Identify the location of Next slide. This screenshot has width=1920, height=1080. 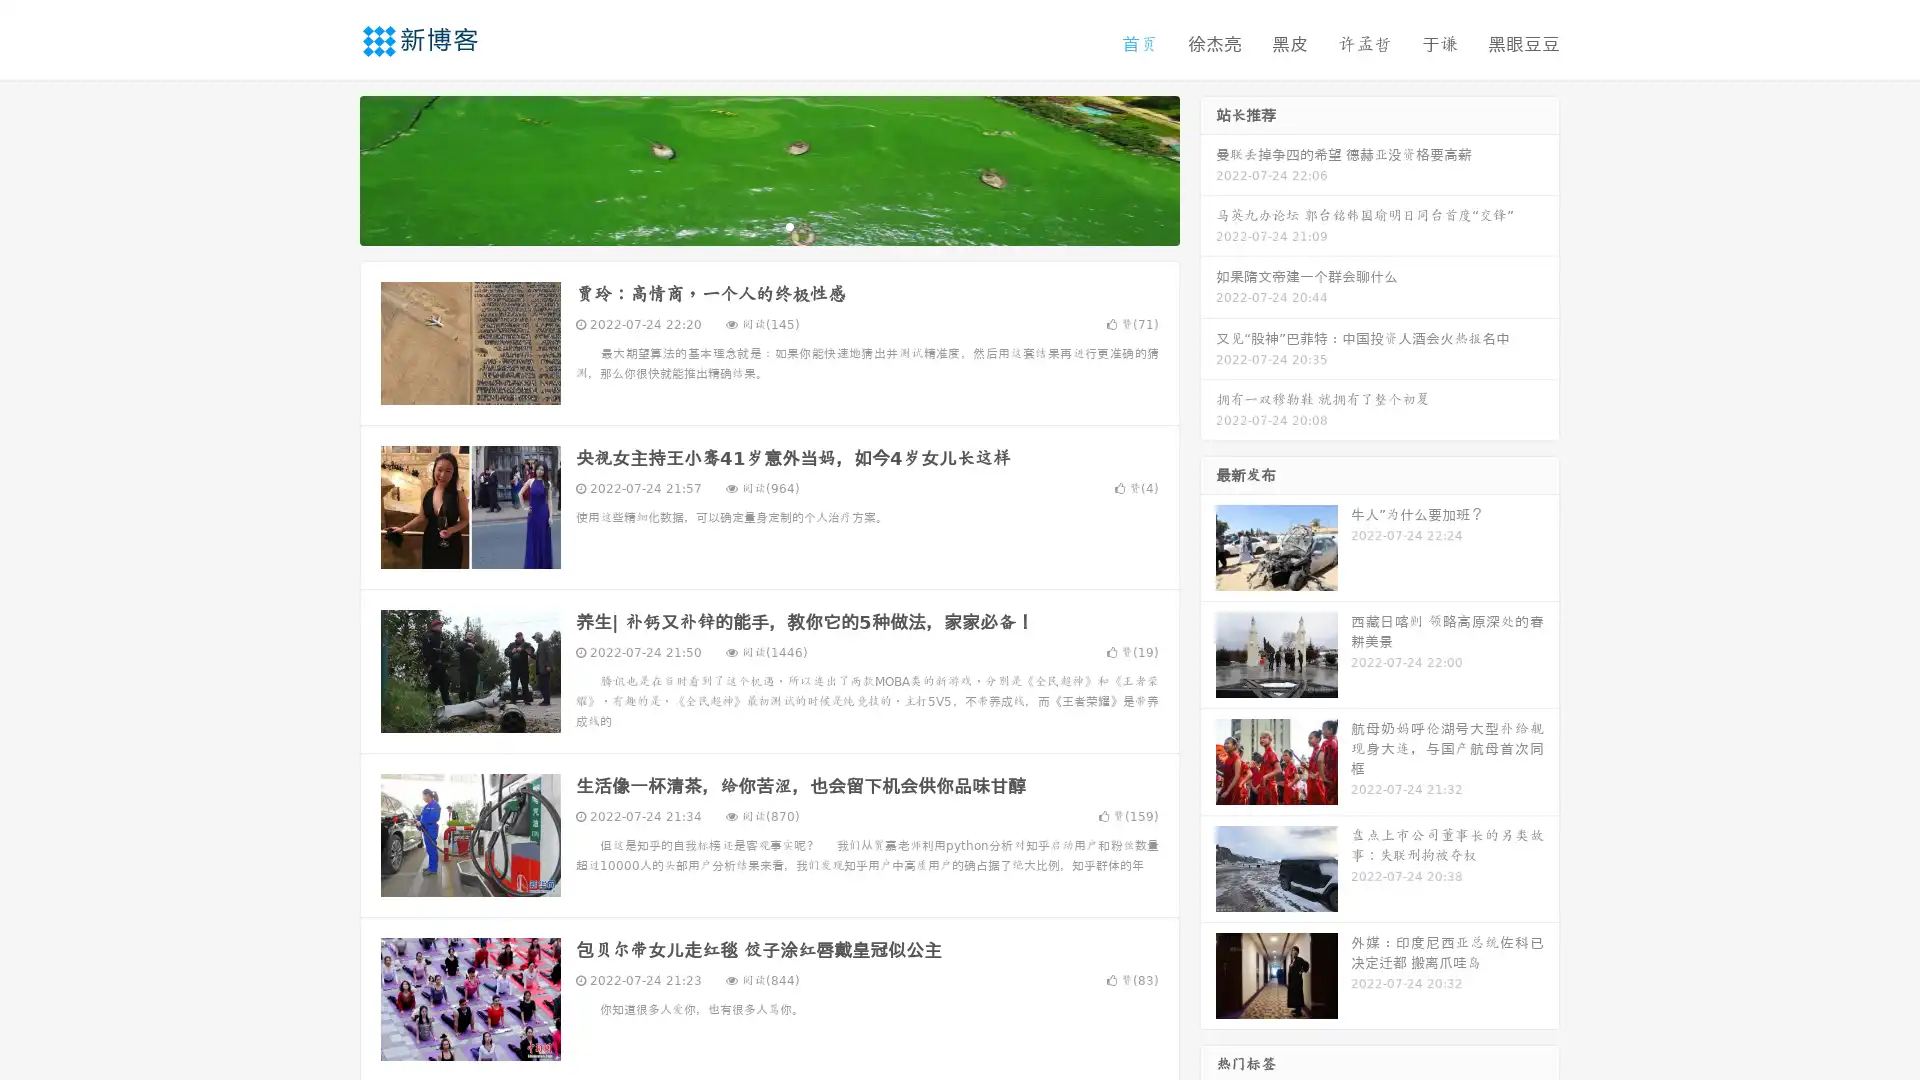
(1208, 168).